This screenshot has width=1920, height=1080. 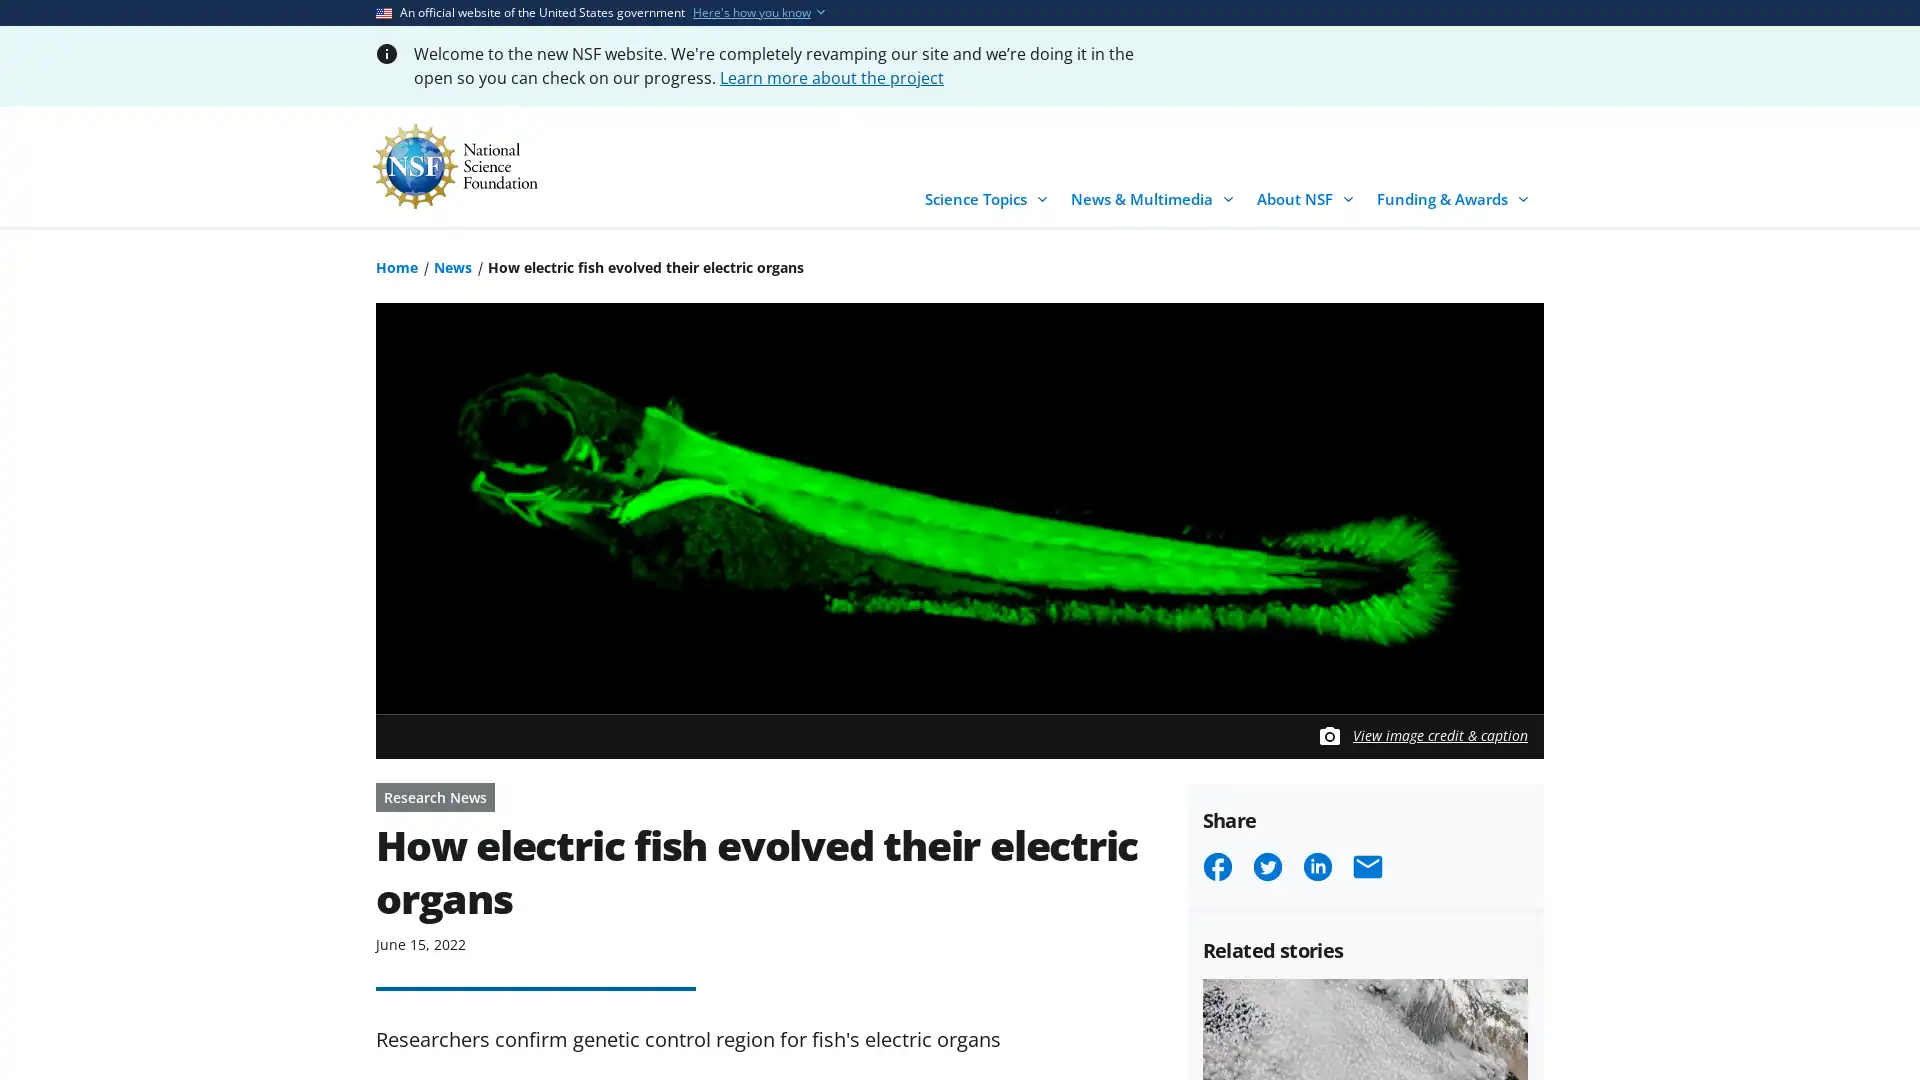 What do you see at coordinates (989, 193) in the screenshot?
I see `Science Topics` at bounding box center [989, 193].